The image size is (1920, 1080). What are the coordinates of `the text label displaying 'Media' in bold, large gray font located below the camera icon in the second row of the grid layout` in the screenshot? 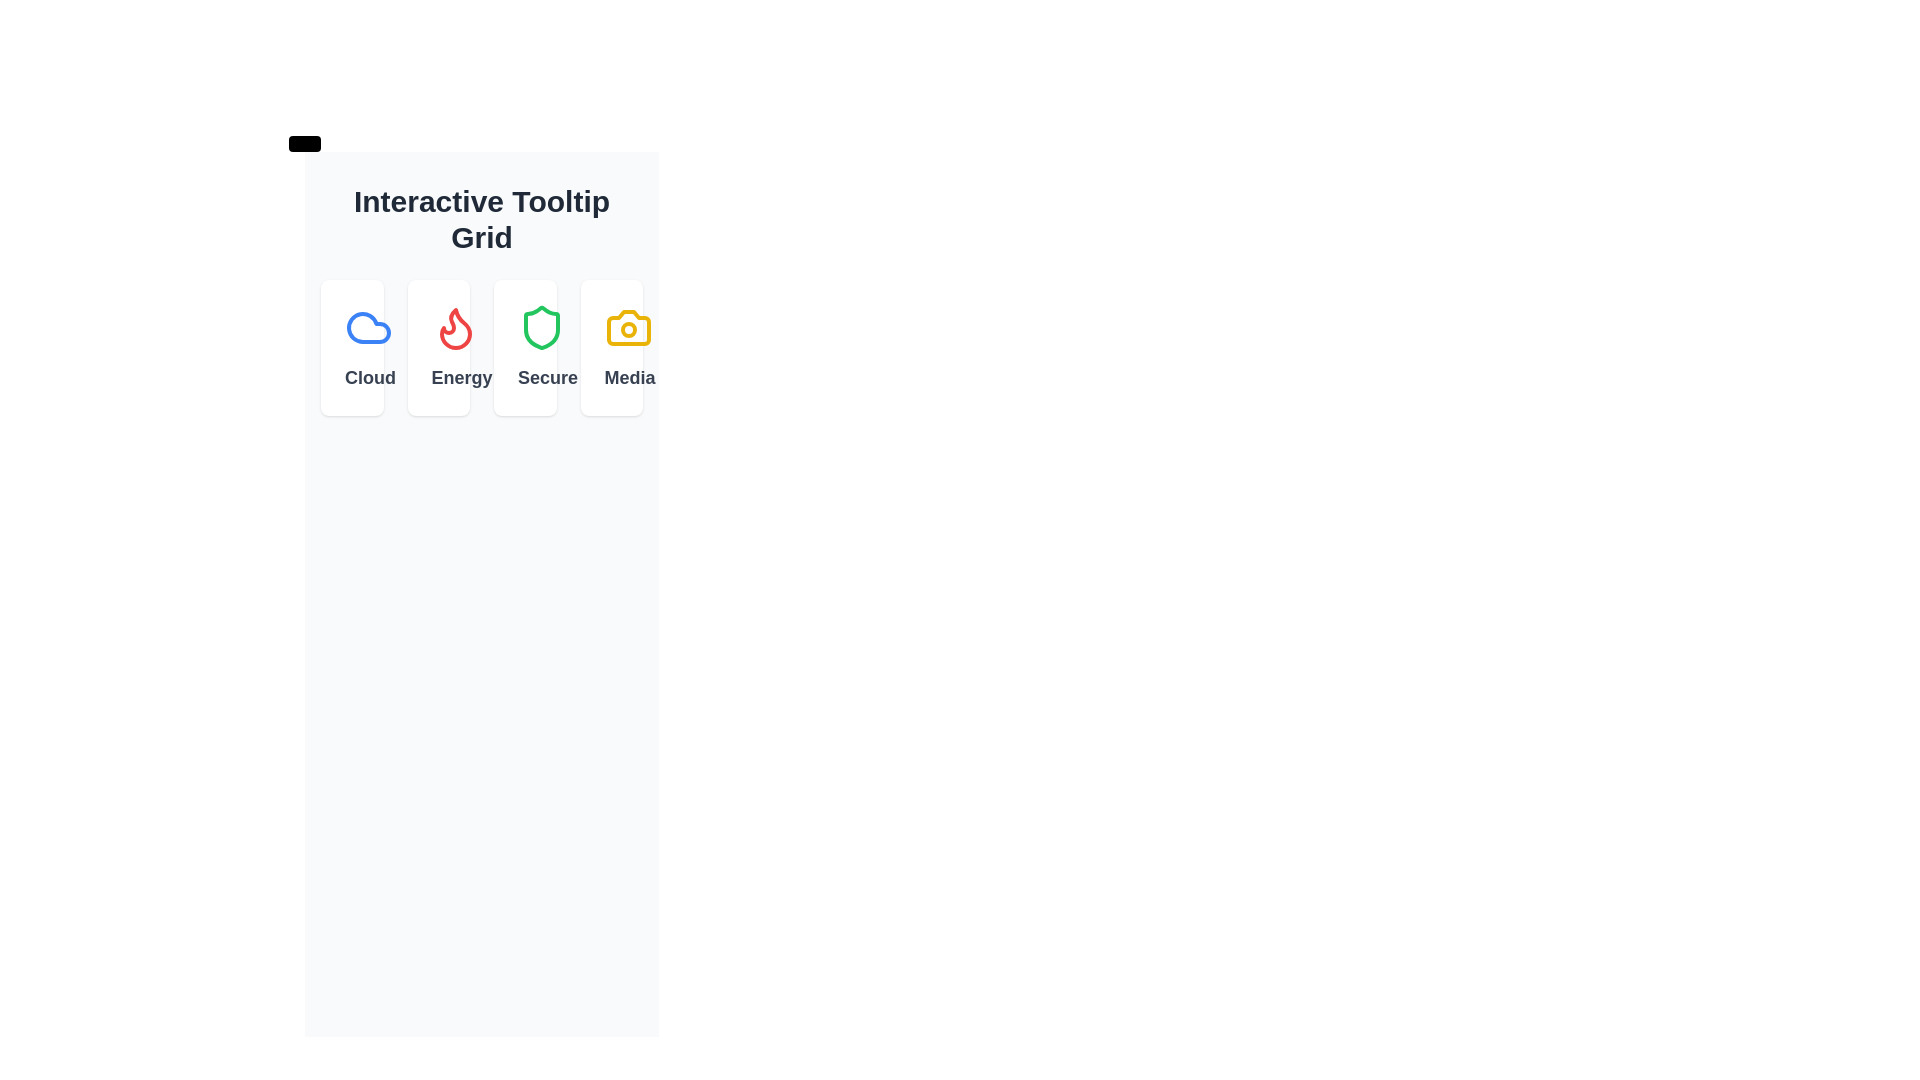 It's located at (610, 378).